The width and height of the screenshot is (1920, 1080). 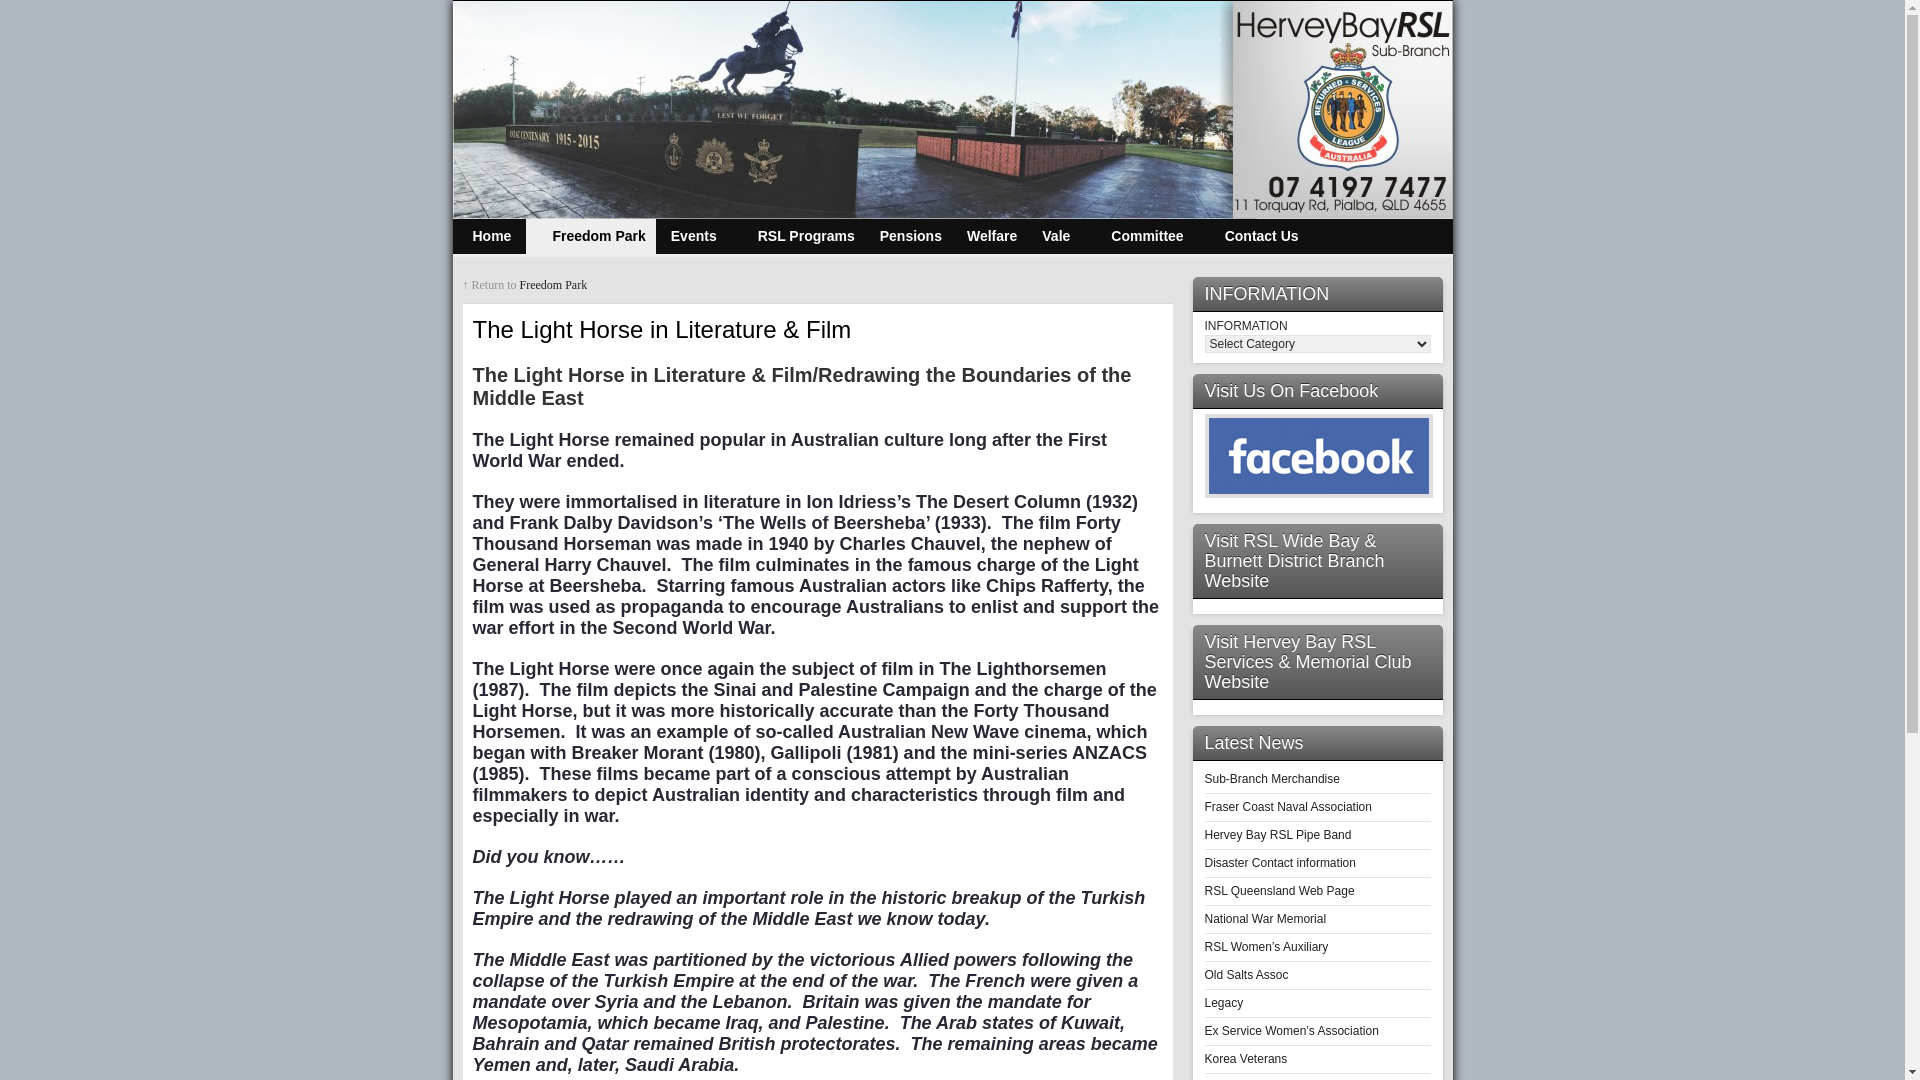 What do you see at coordinates (1244, 1058) in the screenshot?
I see `'Korea Veterans'` at bounding box center [1244, 1058].